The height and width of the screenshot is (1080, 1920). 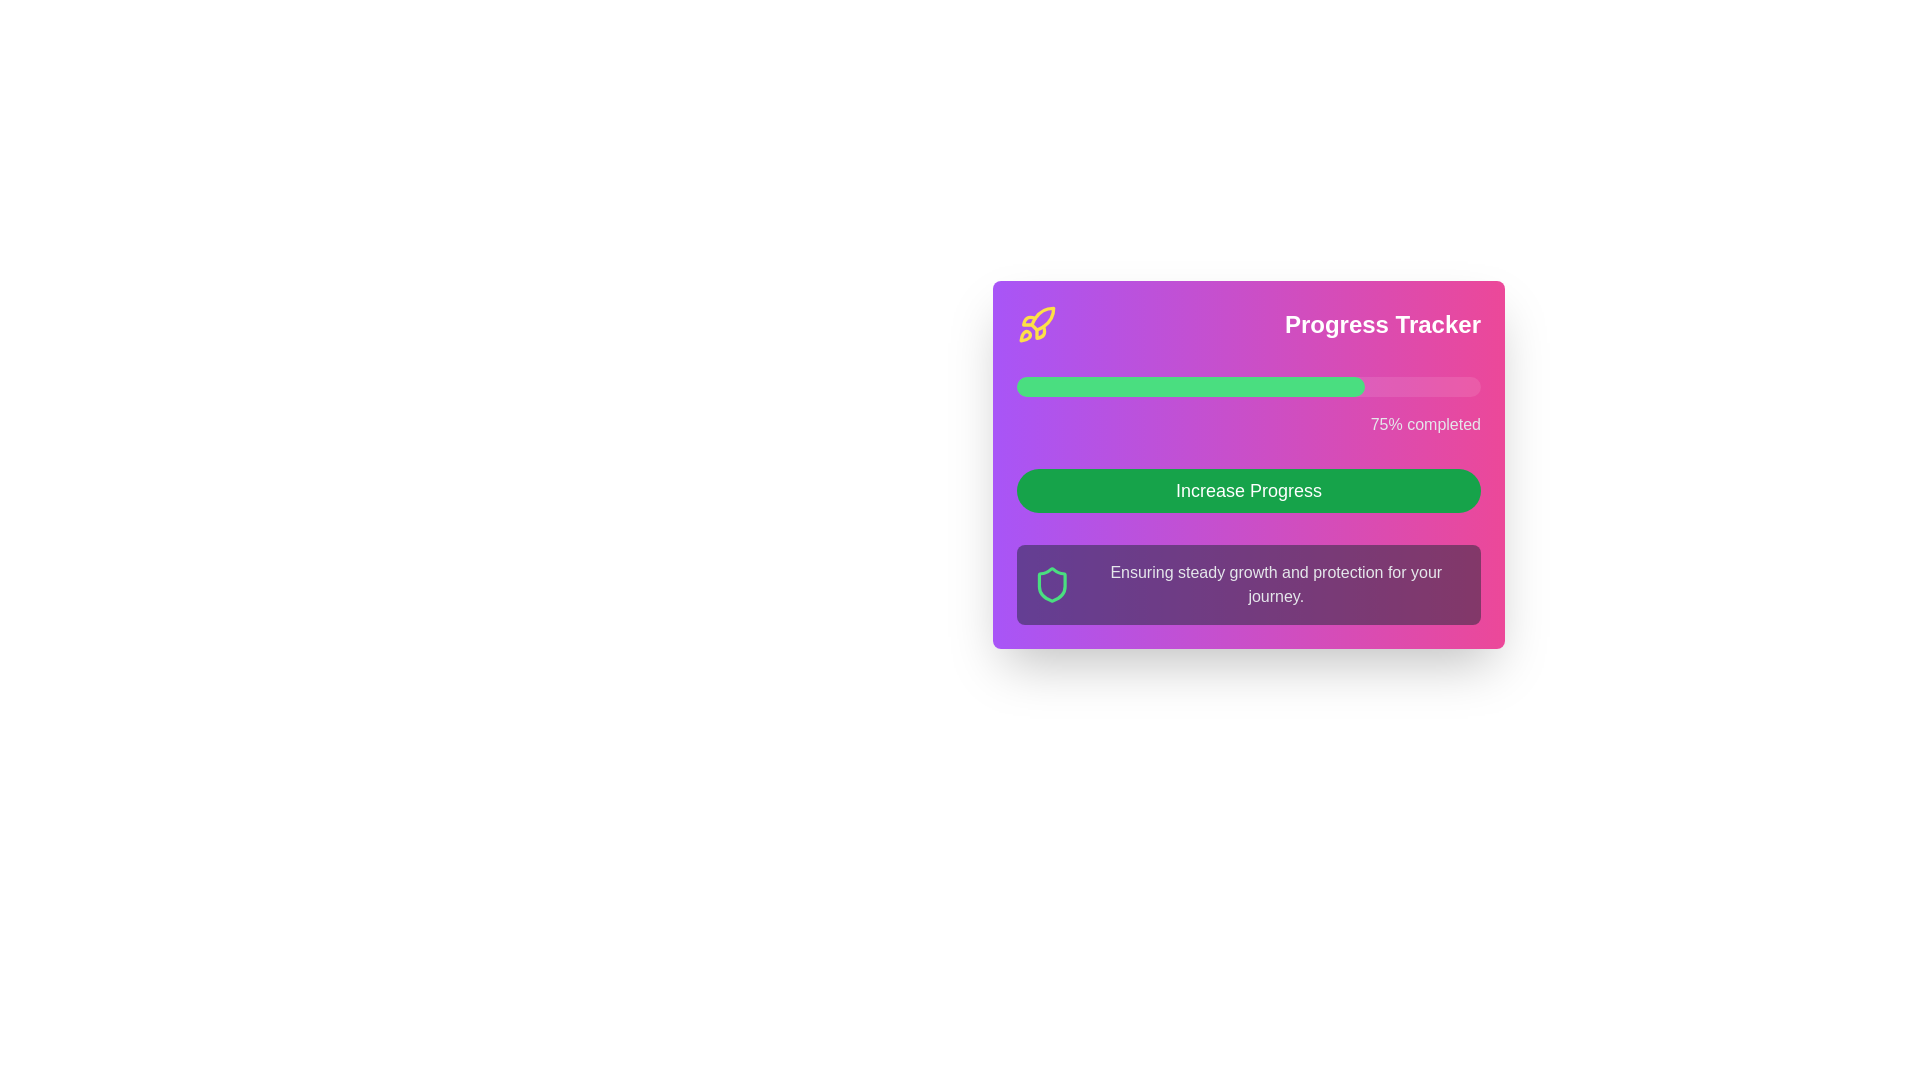 What do you see at coordinates (1190, 386) in the screenshot?
I see `the filled section of the progress bar in the Progress Tracker, which is a horizontal green bar styled with rounded ends, indicating 75% progress achieved` at bounding box center [1190, 386].